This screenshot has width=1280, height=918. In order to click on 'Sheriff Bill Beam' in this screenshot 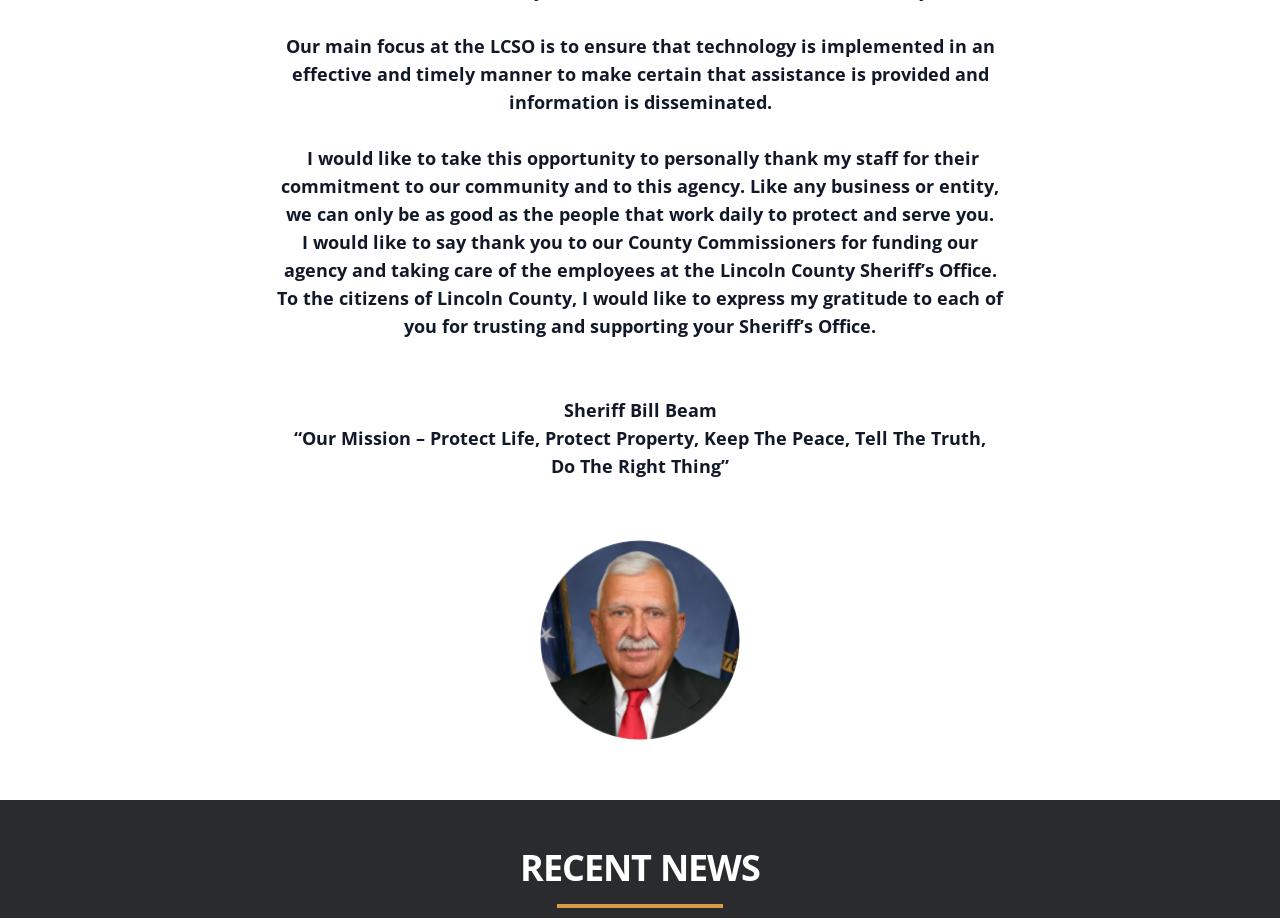, I will do `click(638, 407)`.